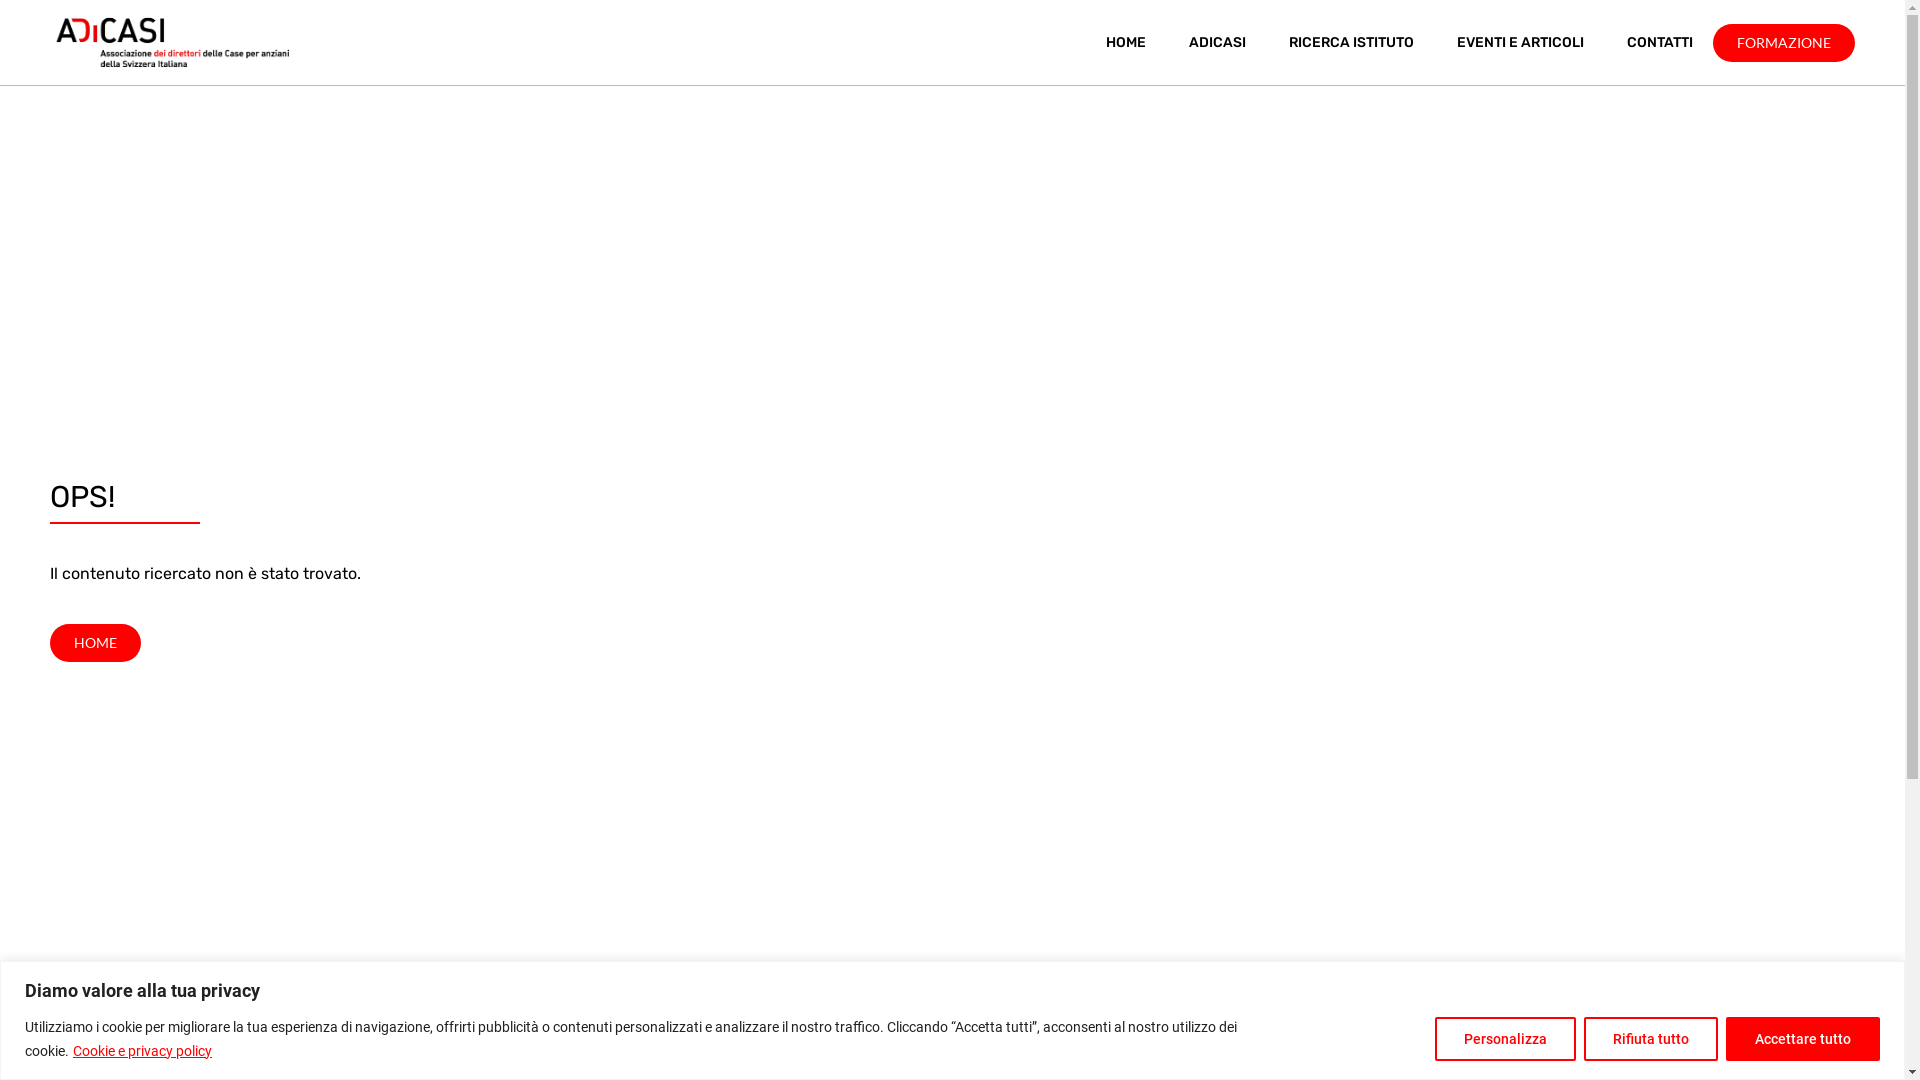 The image size is (1920, 1080). Describe the element at coordinates (1505, 1036) in the screenshot. I see `'Personalizza'` at that location.